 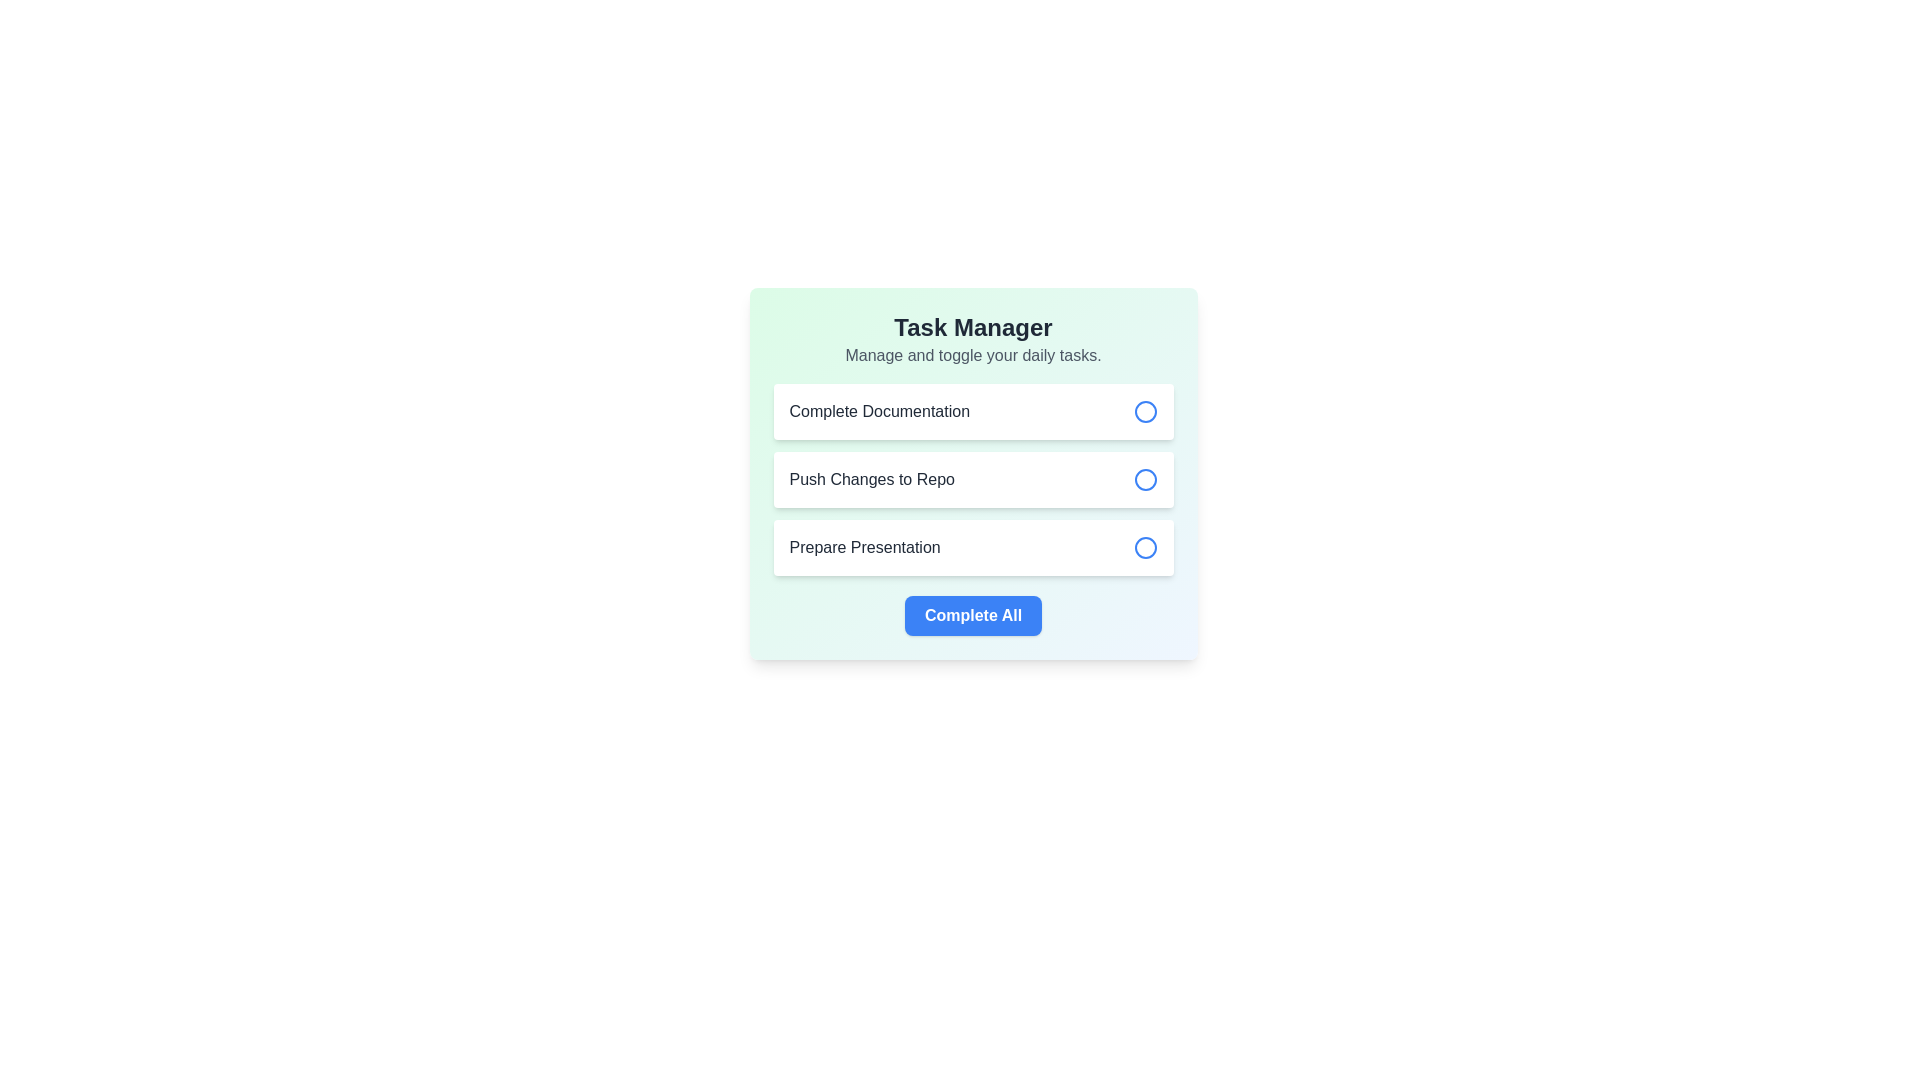 I want to click on the circular toggle status indicator for the 'Complete Documentation' task, so click(x=1145, y=411).